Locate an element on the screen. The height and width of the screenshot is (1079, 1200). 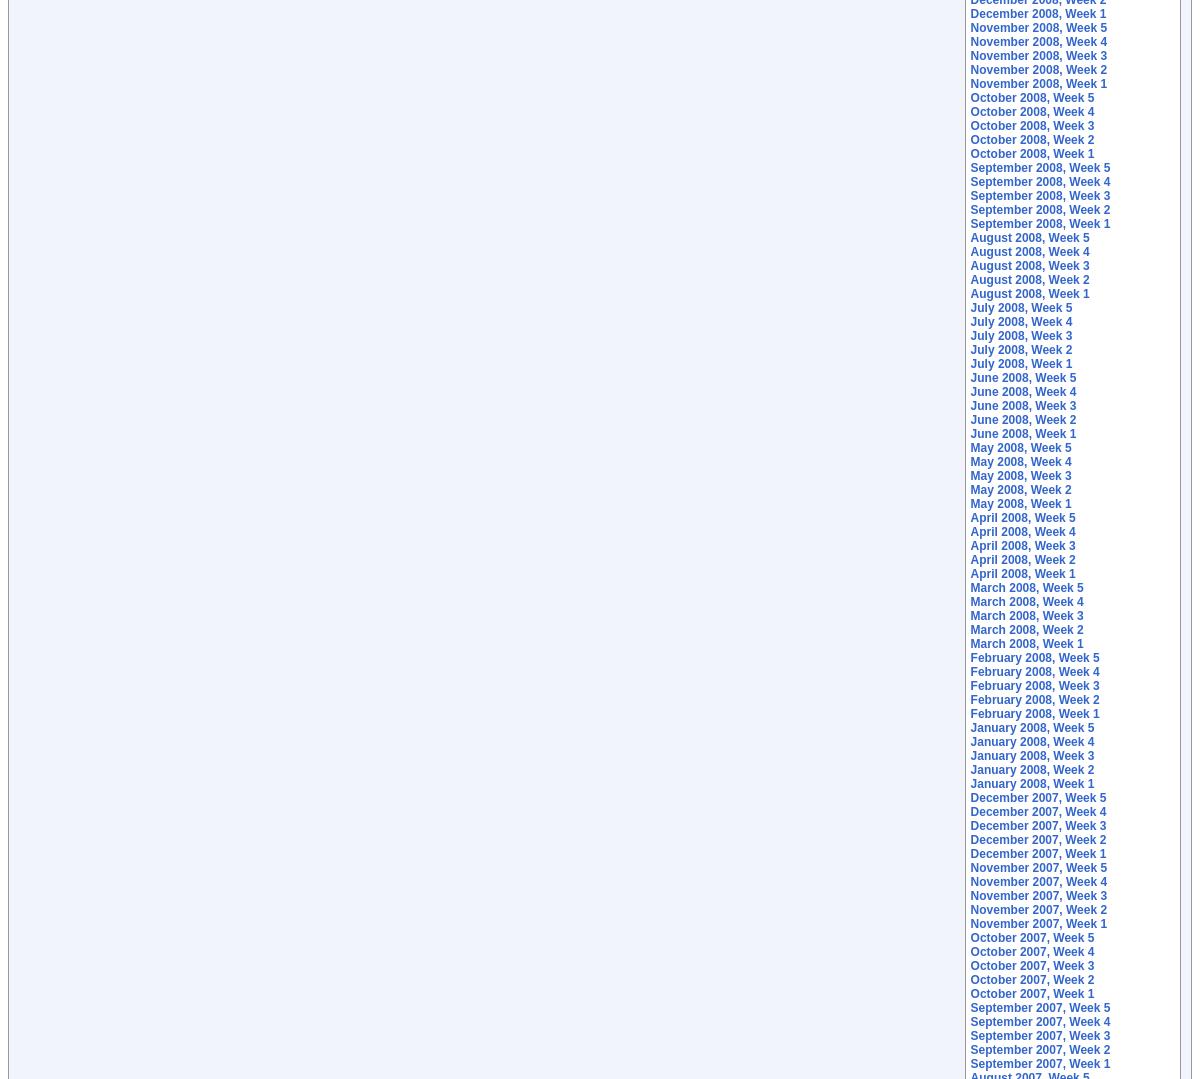
'February 2008, Week 5' is located at coordinates (969, 656).